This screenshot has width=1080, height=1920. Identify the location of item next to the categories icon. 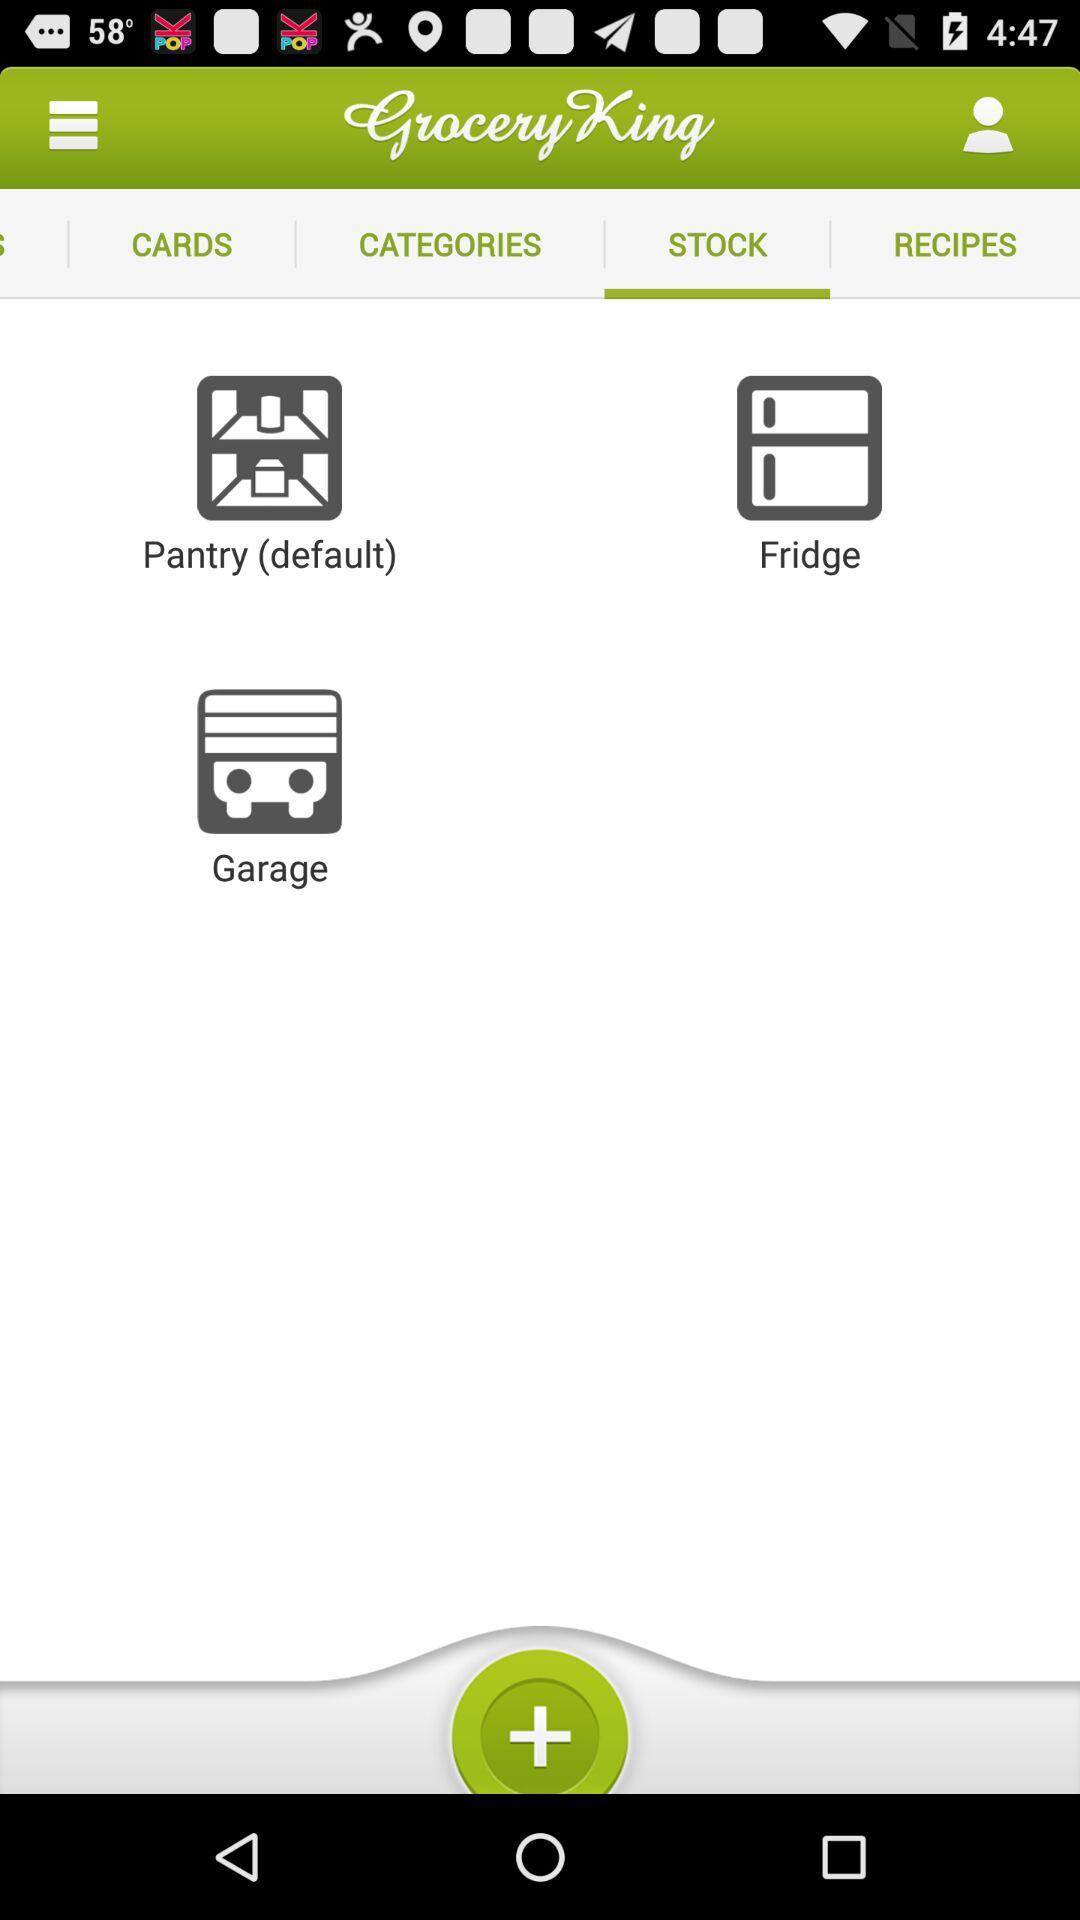
(181, 243).